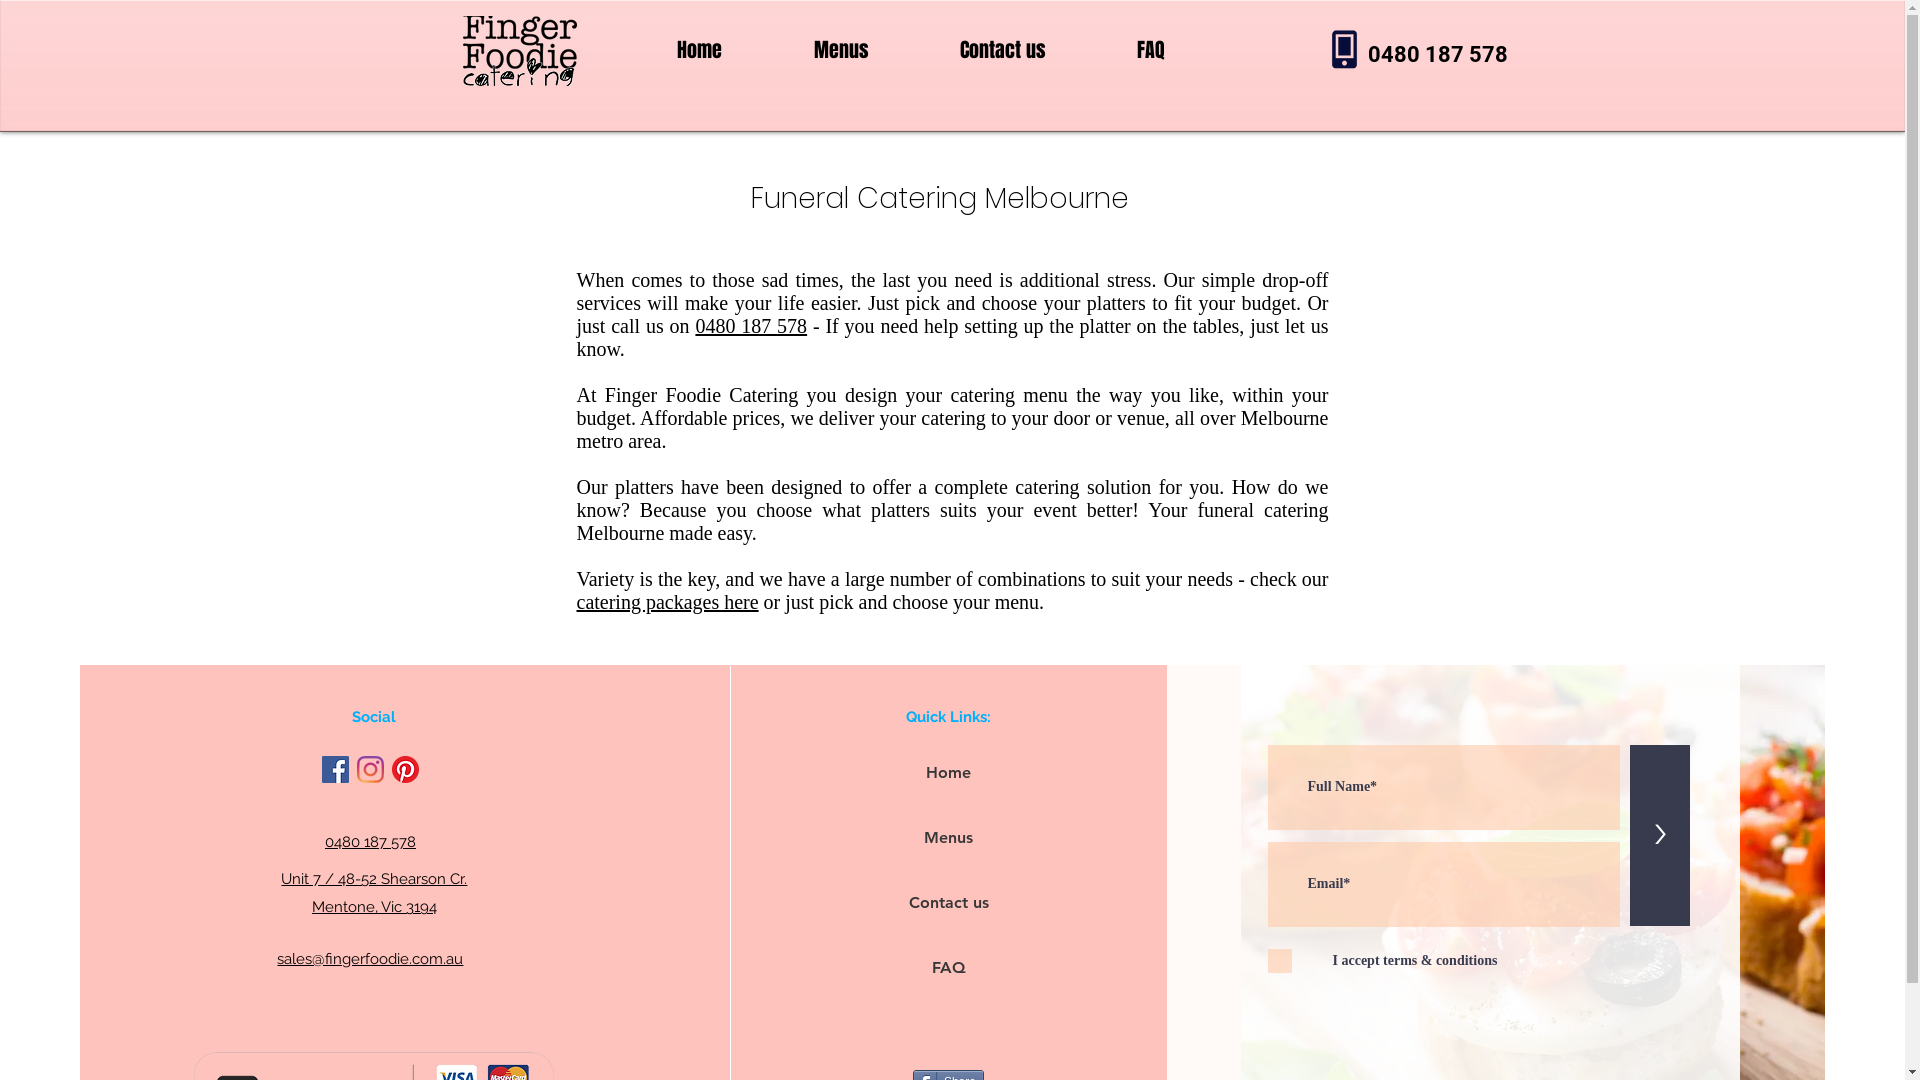  I want to click on 'FAQ', so click(1151, 49).